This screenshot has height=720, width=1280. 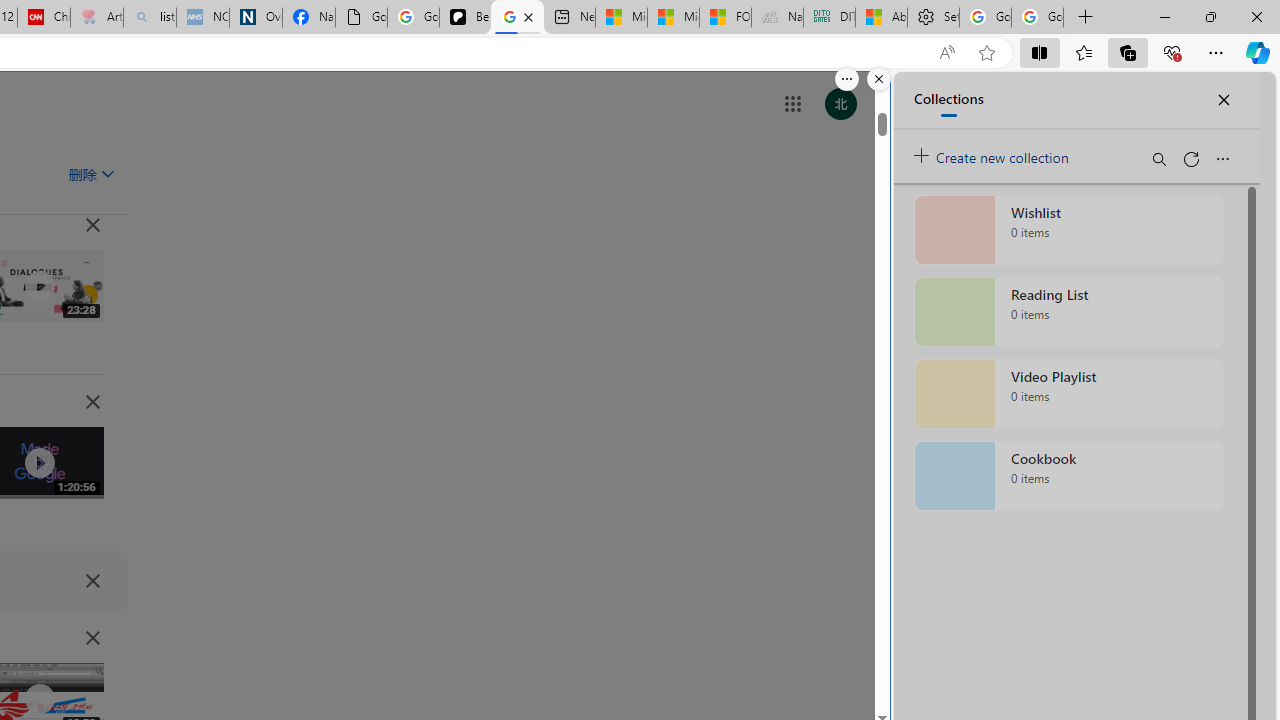 What do you see at coordinates (878, 78) in the screenshot?
I see `'Close split screen.'` at bounding box center [878, 78].